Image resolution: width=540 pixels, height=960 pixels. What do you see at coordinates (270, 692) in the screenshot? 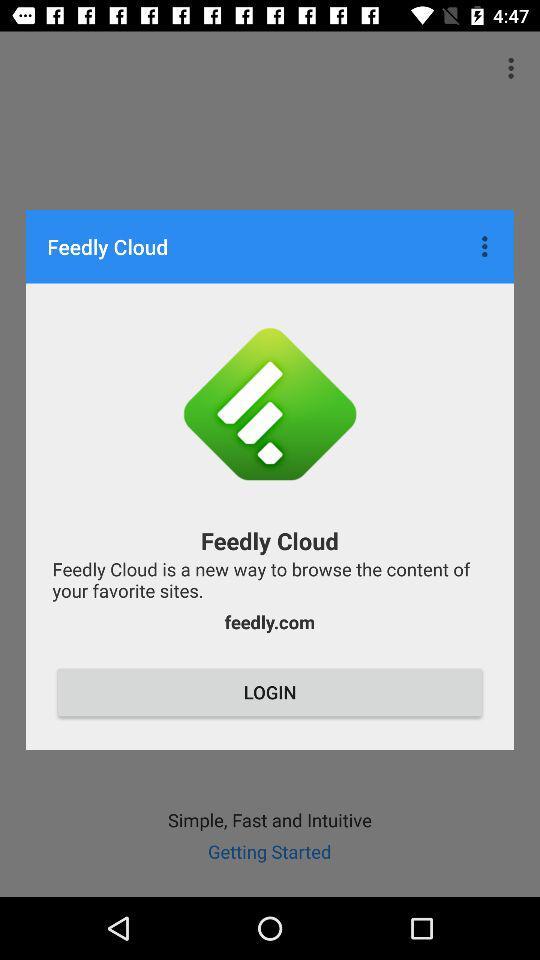
I see `login` at bounding box center [270, 692].